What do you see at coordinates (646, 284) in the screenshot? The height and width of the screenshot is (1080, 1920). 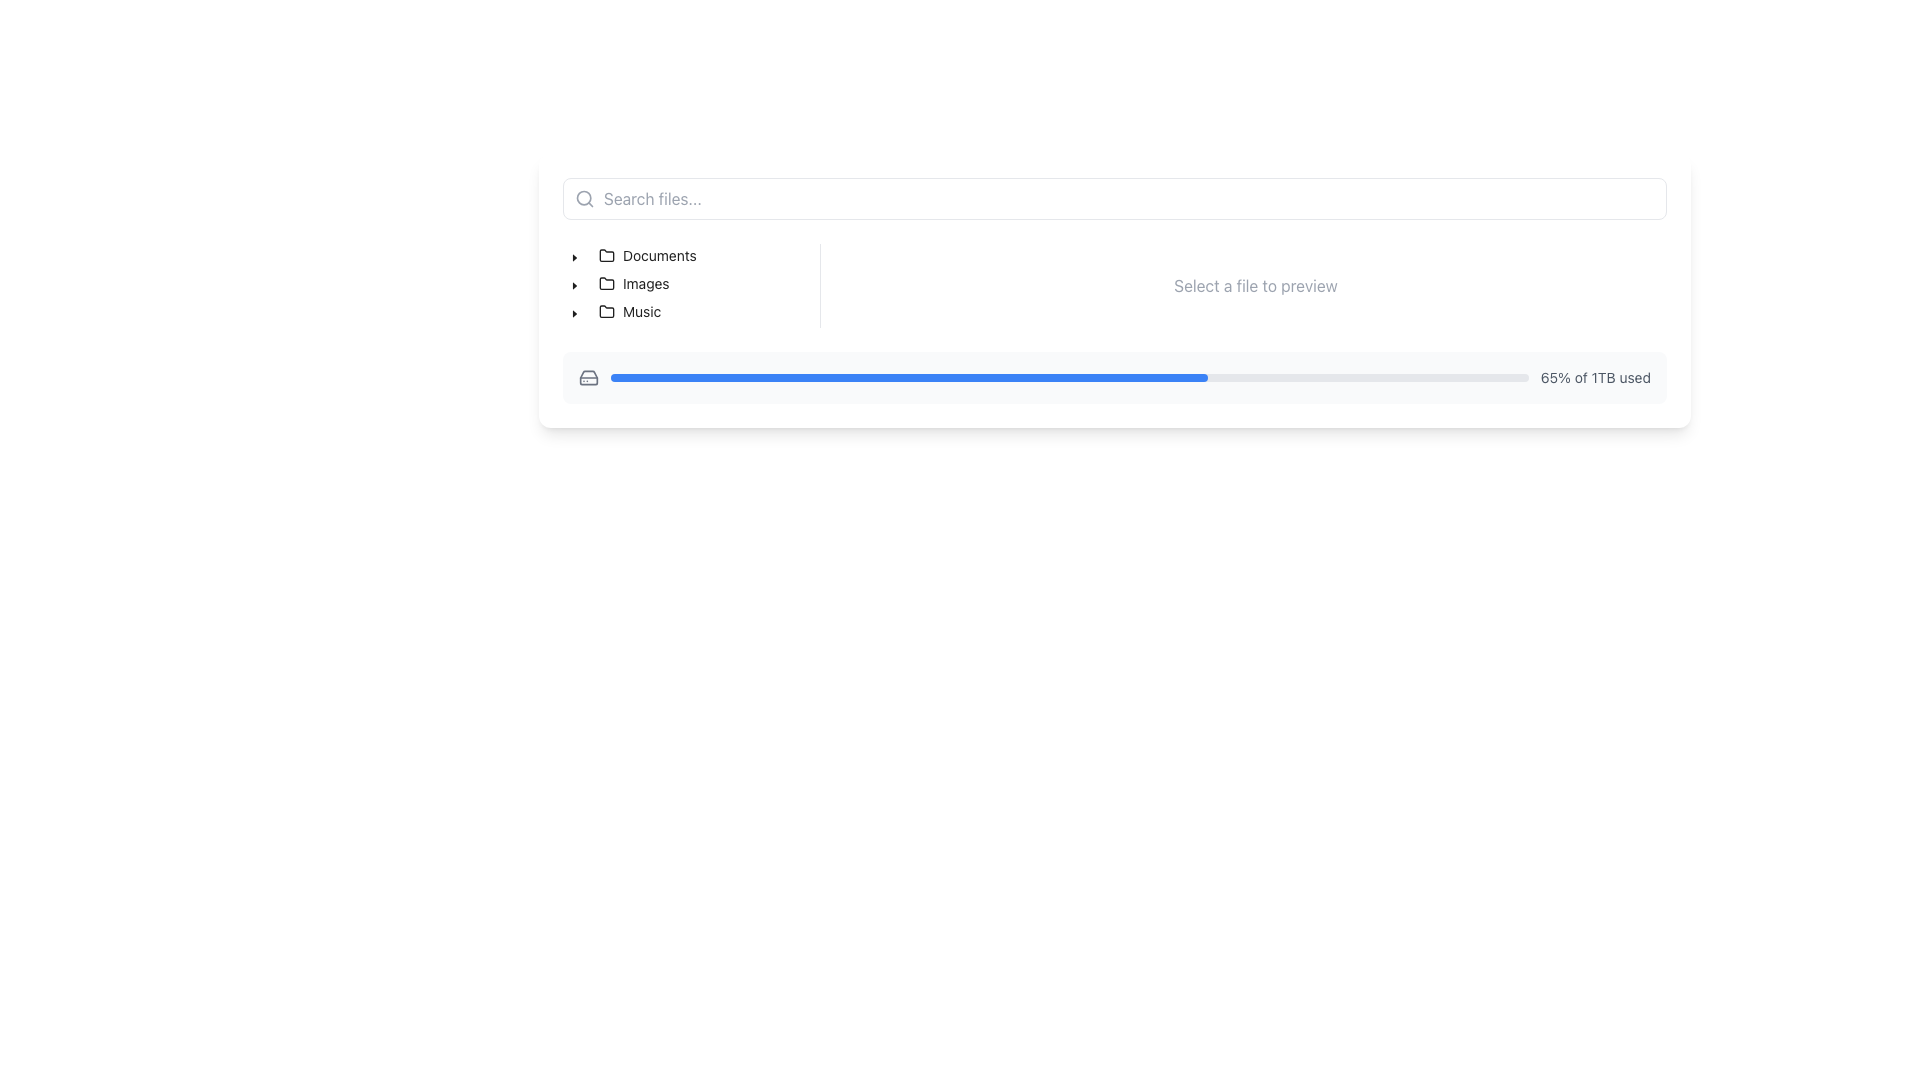 I see `the text label reading 'Images', which is styled in a straightforward font and positioned to the right of a folder icon in the file-directory interface` at bounding box center [646, 284].